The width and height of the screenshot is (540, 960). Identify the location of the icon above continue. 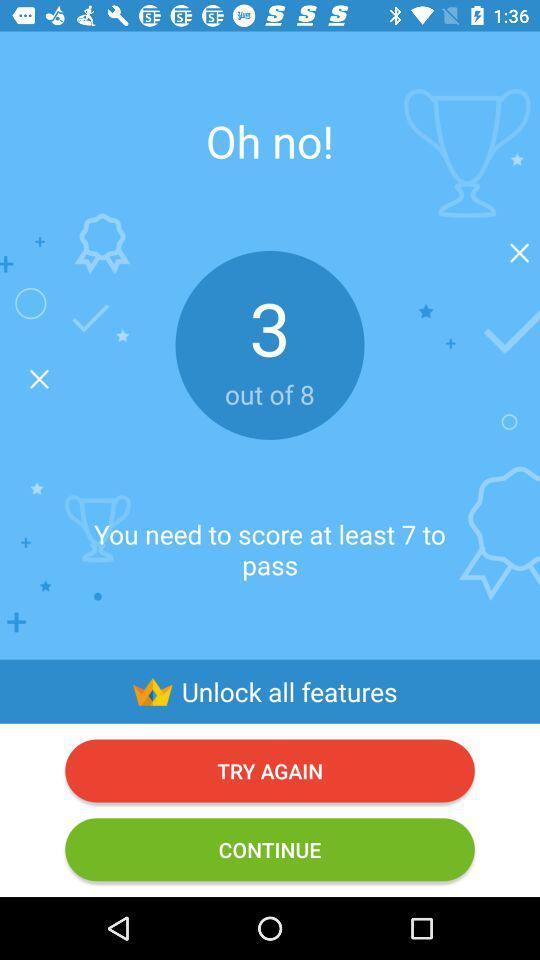
(270, 769).